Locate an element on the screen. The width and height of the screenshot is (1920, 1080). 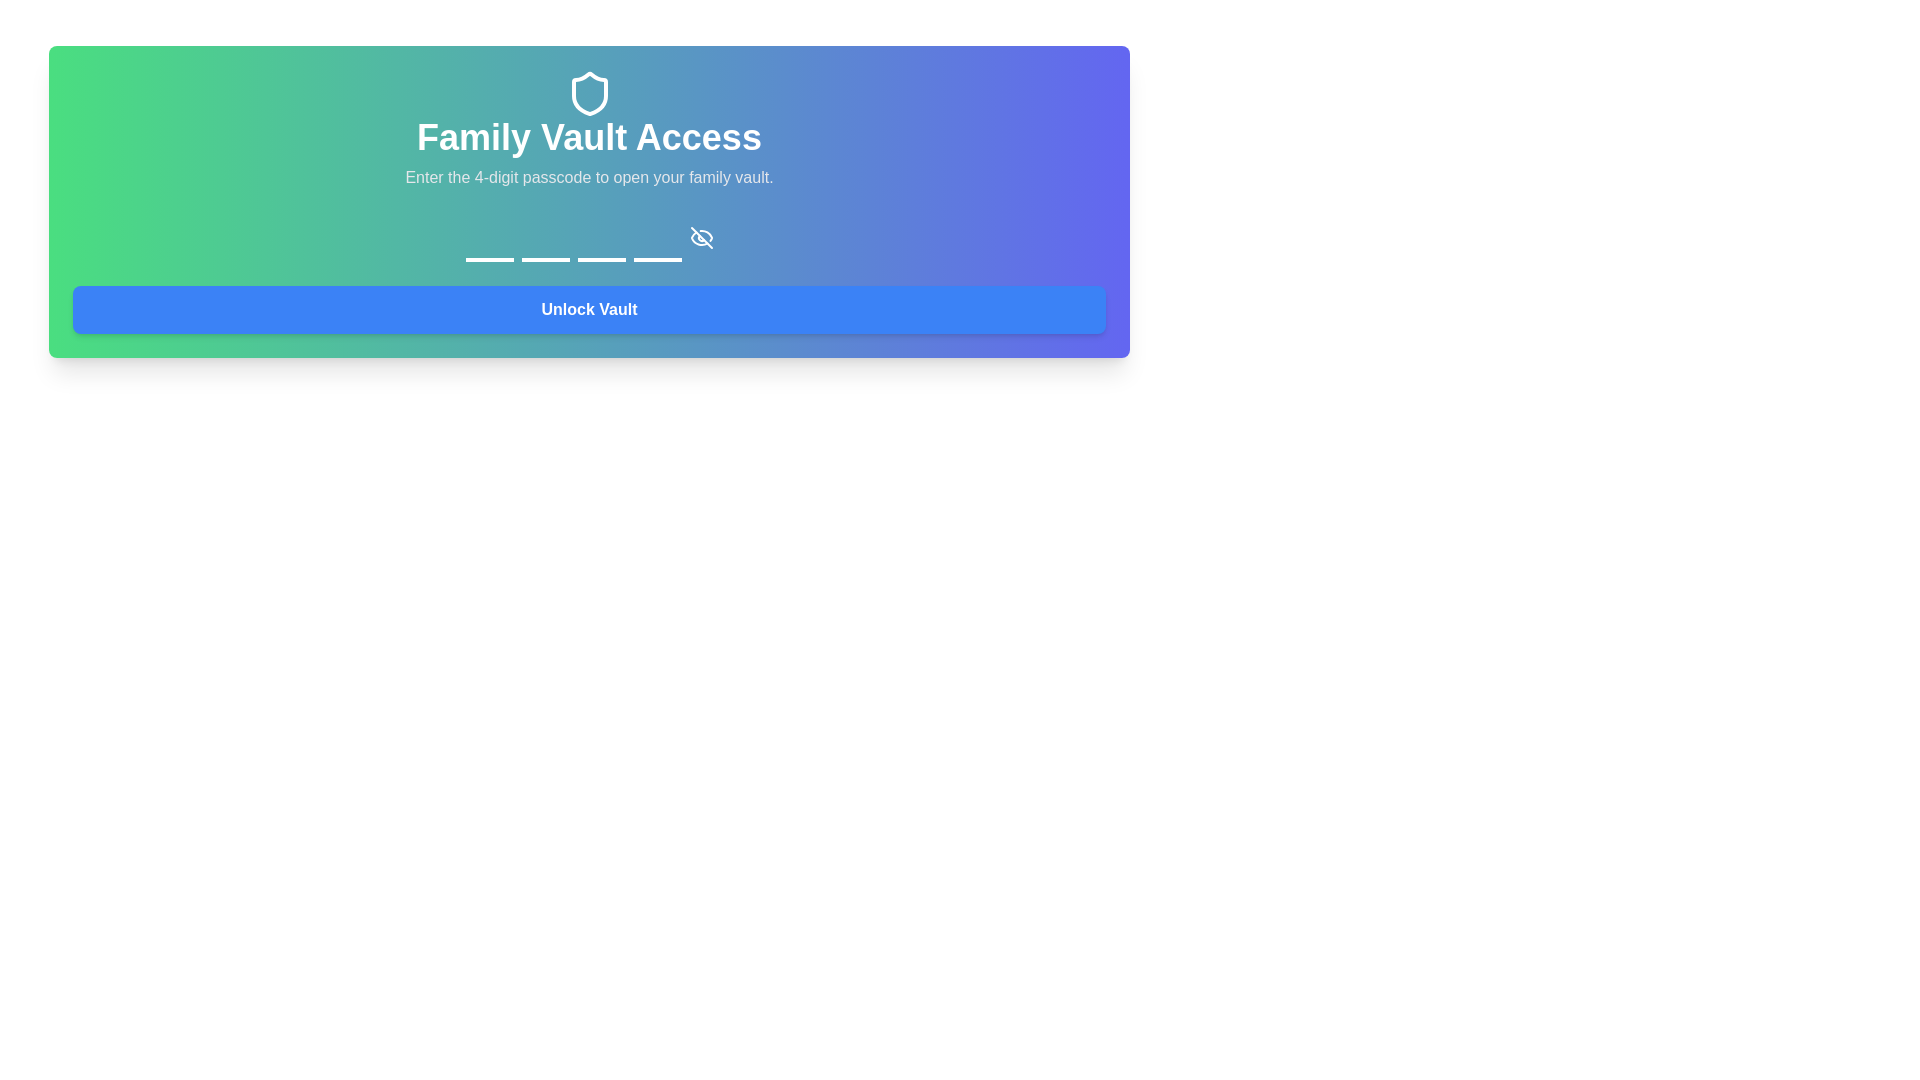
the text display element that instructs 'Enter the 4-digit passcode is located at coordinates (588, 176).